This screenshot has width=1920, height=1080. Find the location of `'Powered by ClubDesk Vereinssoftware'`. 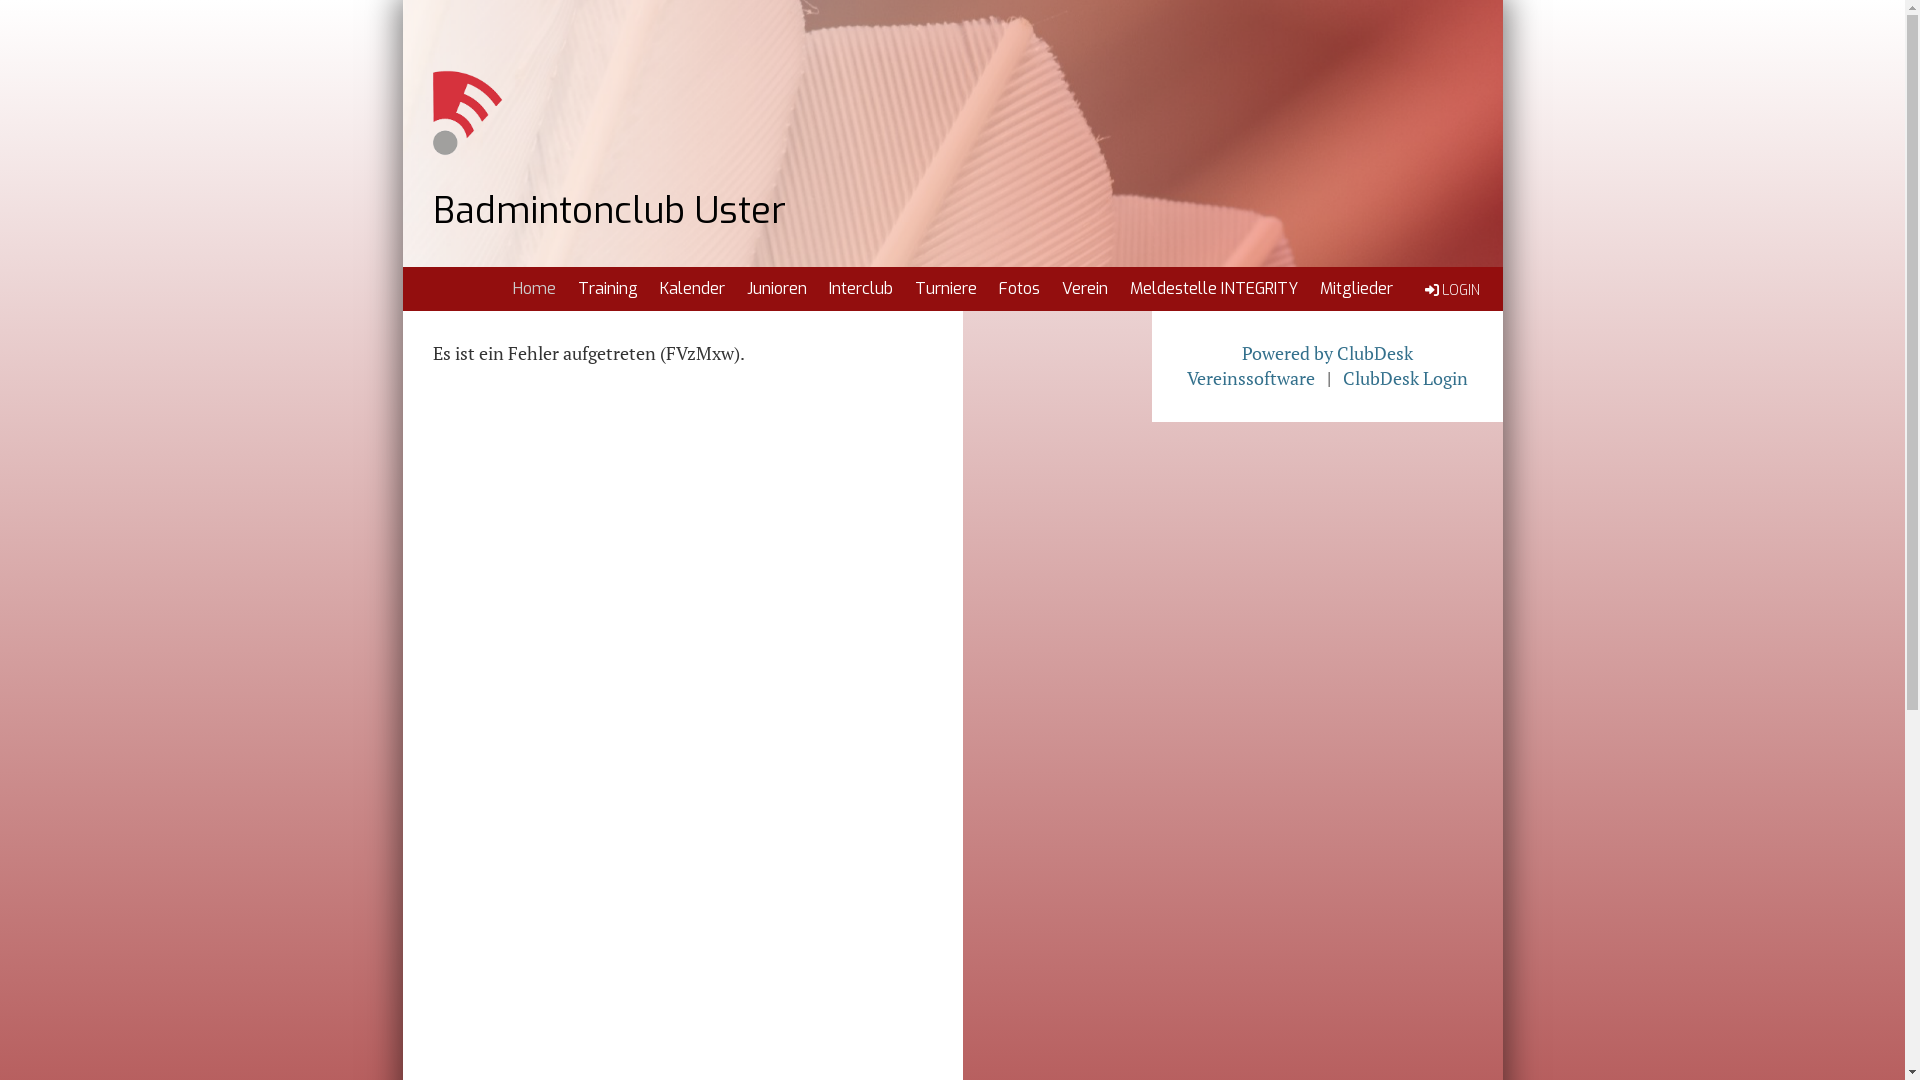

'Powered by ClubDesk Vereinssoftware' is located at coordinates (1300, 365).